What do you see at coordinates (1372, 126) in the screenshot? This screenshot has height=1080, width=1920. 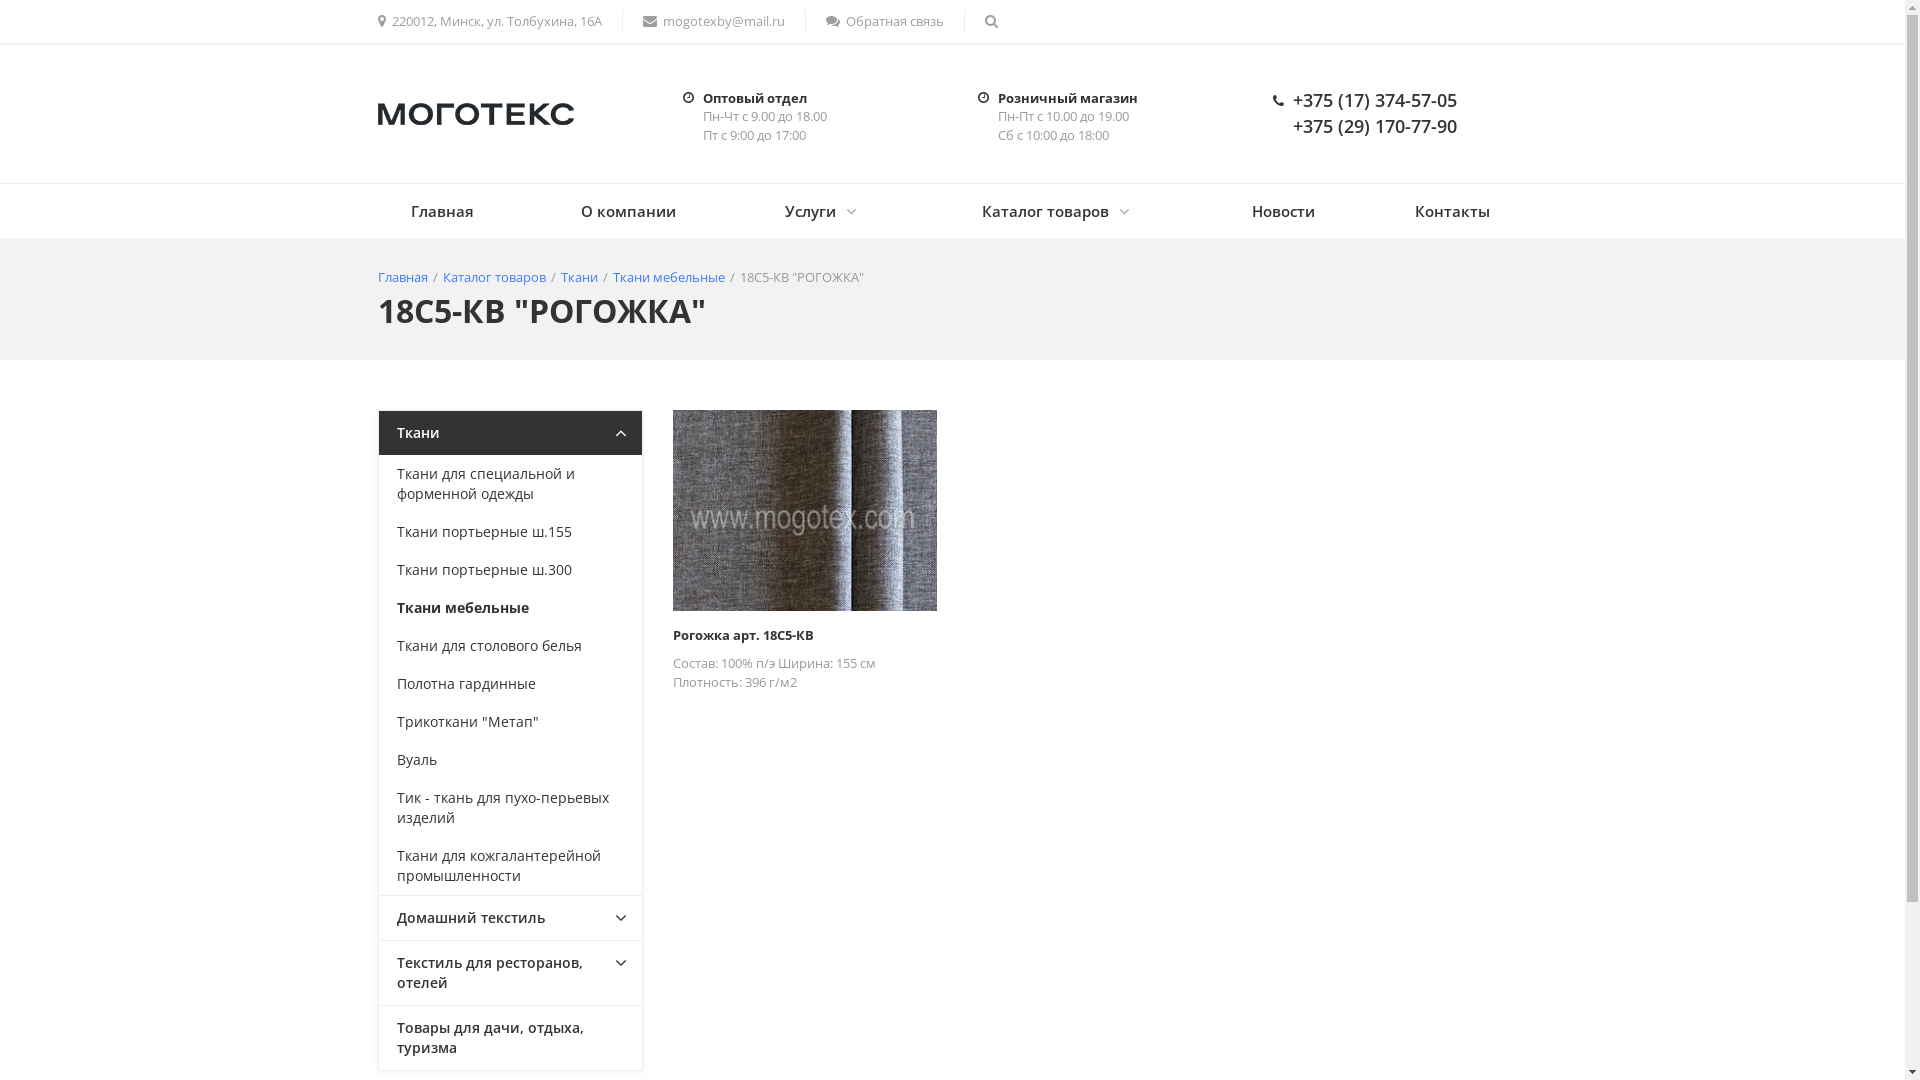 I see `'+375 (29) 170-77-90'` at bounding box center [1372, 126].